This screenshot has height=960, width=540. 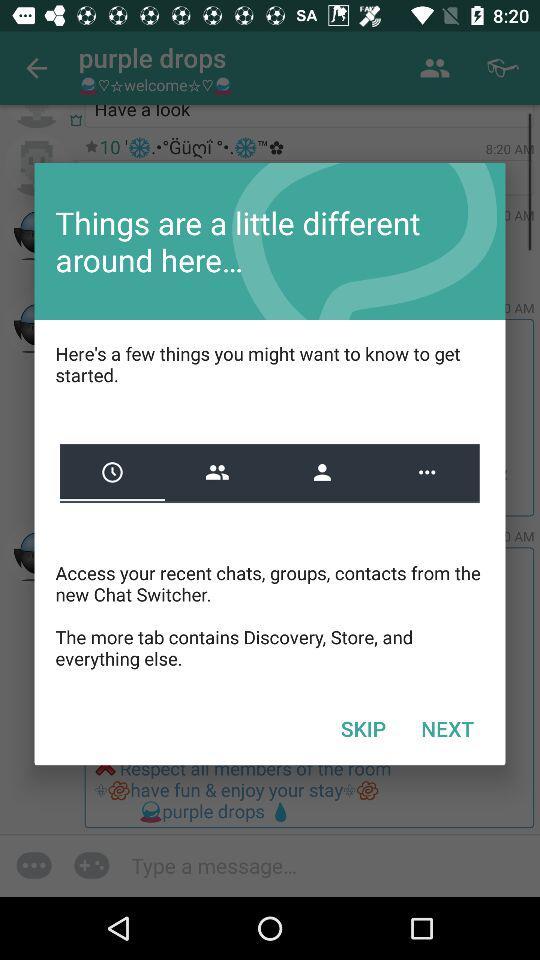 I want to click on skip item, so click(x=362, y=727).